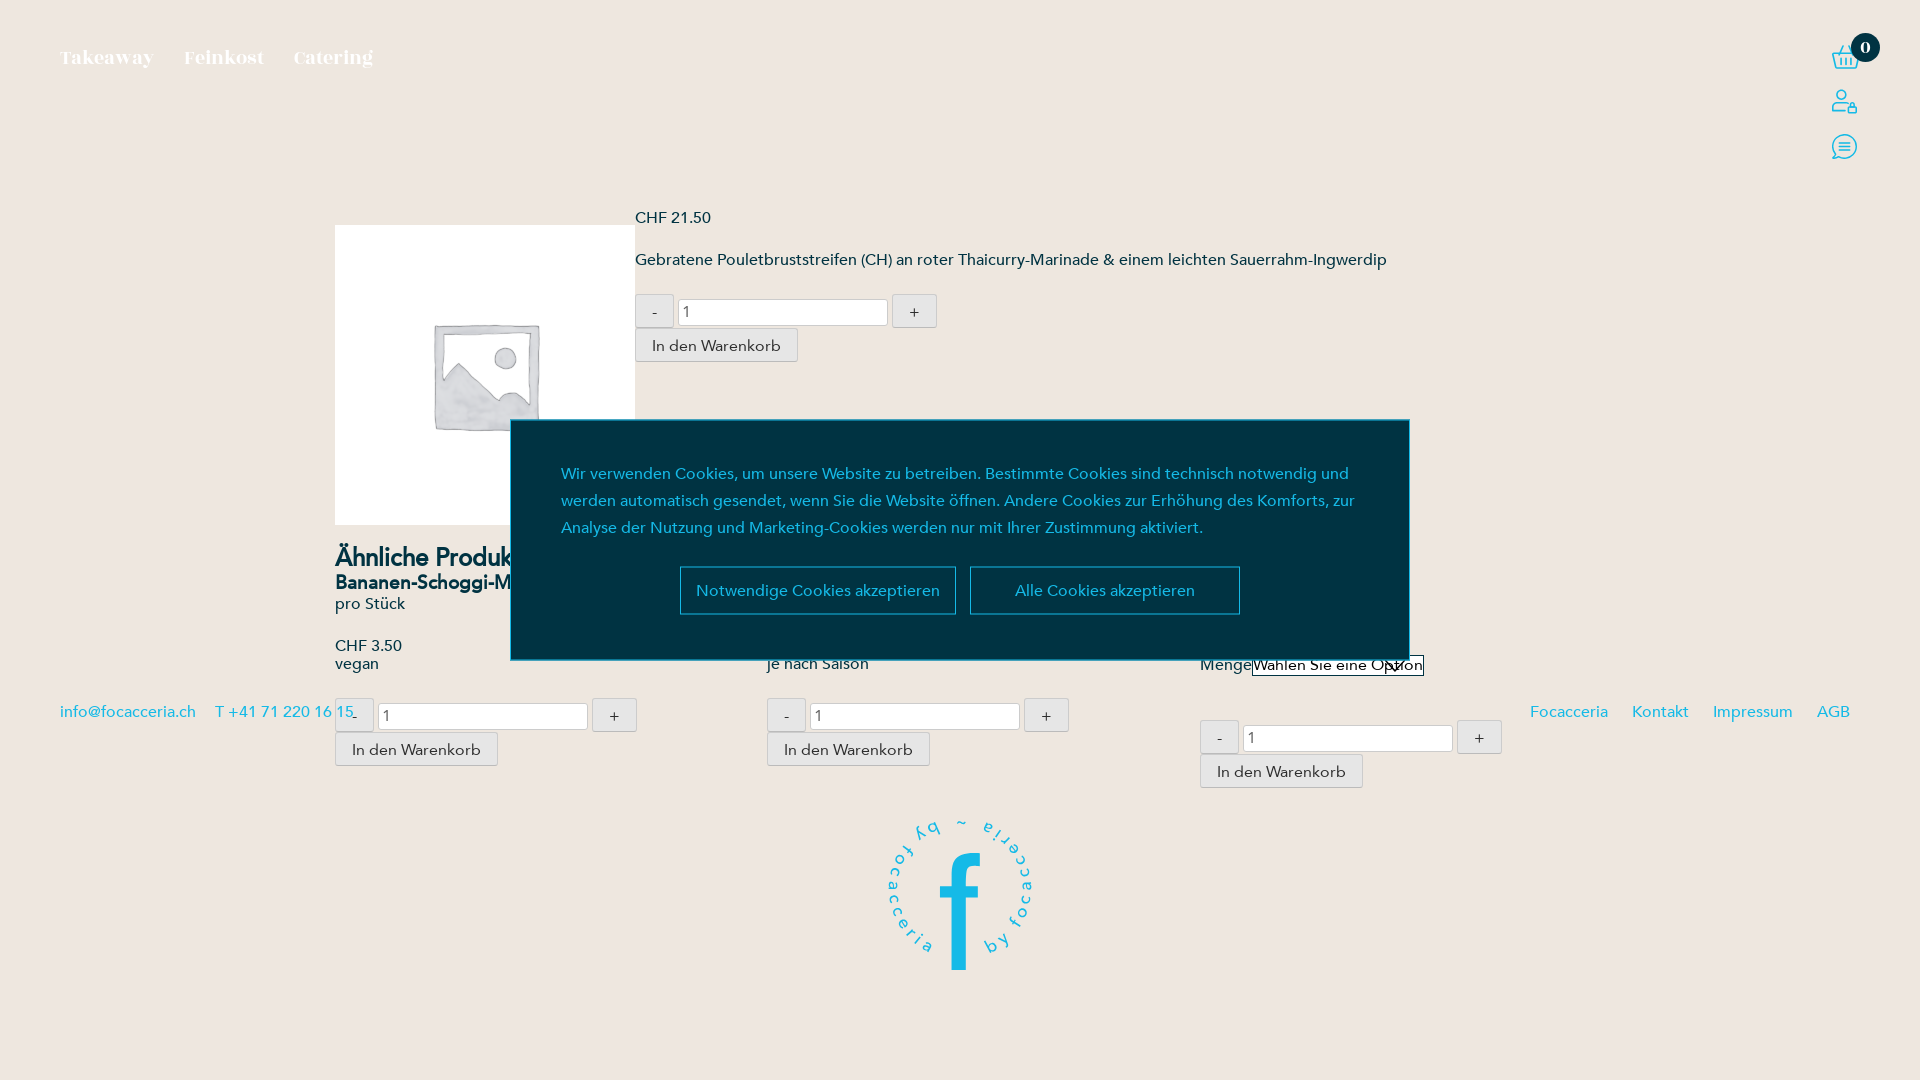 Image resolution: width=1920 pixels, height=1080 pixels. Describe the element at coordinates (1632, 711) in the screenshot. I see `'Kontakt'` at that location.